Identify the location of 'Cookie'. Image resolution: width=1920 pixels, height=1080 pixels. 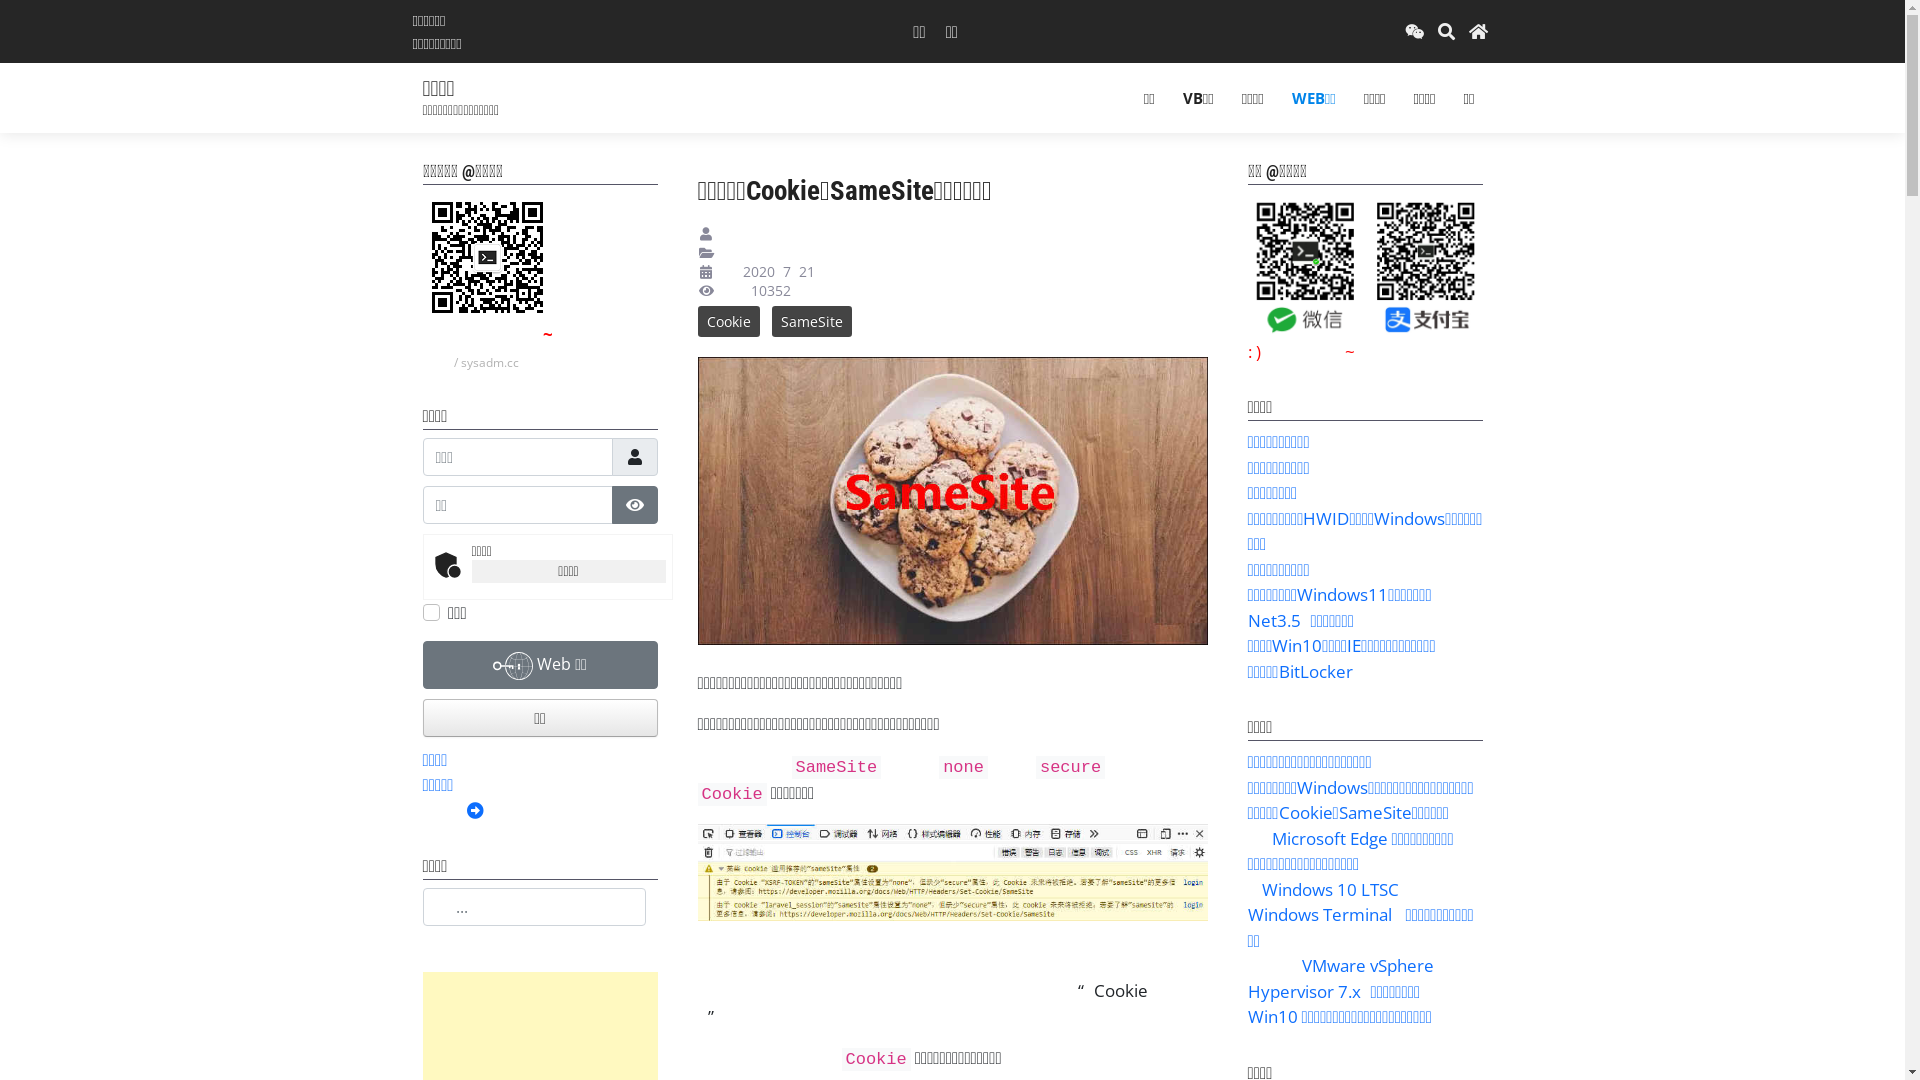
(728, 320).